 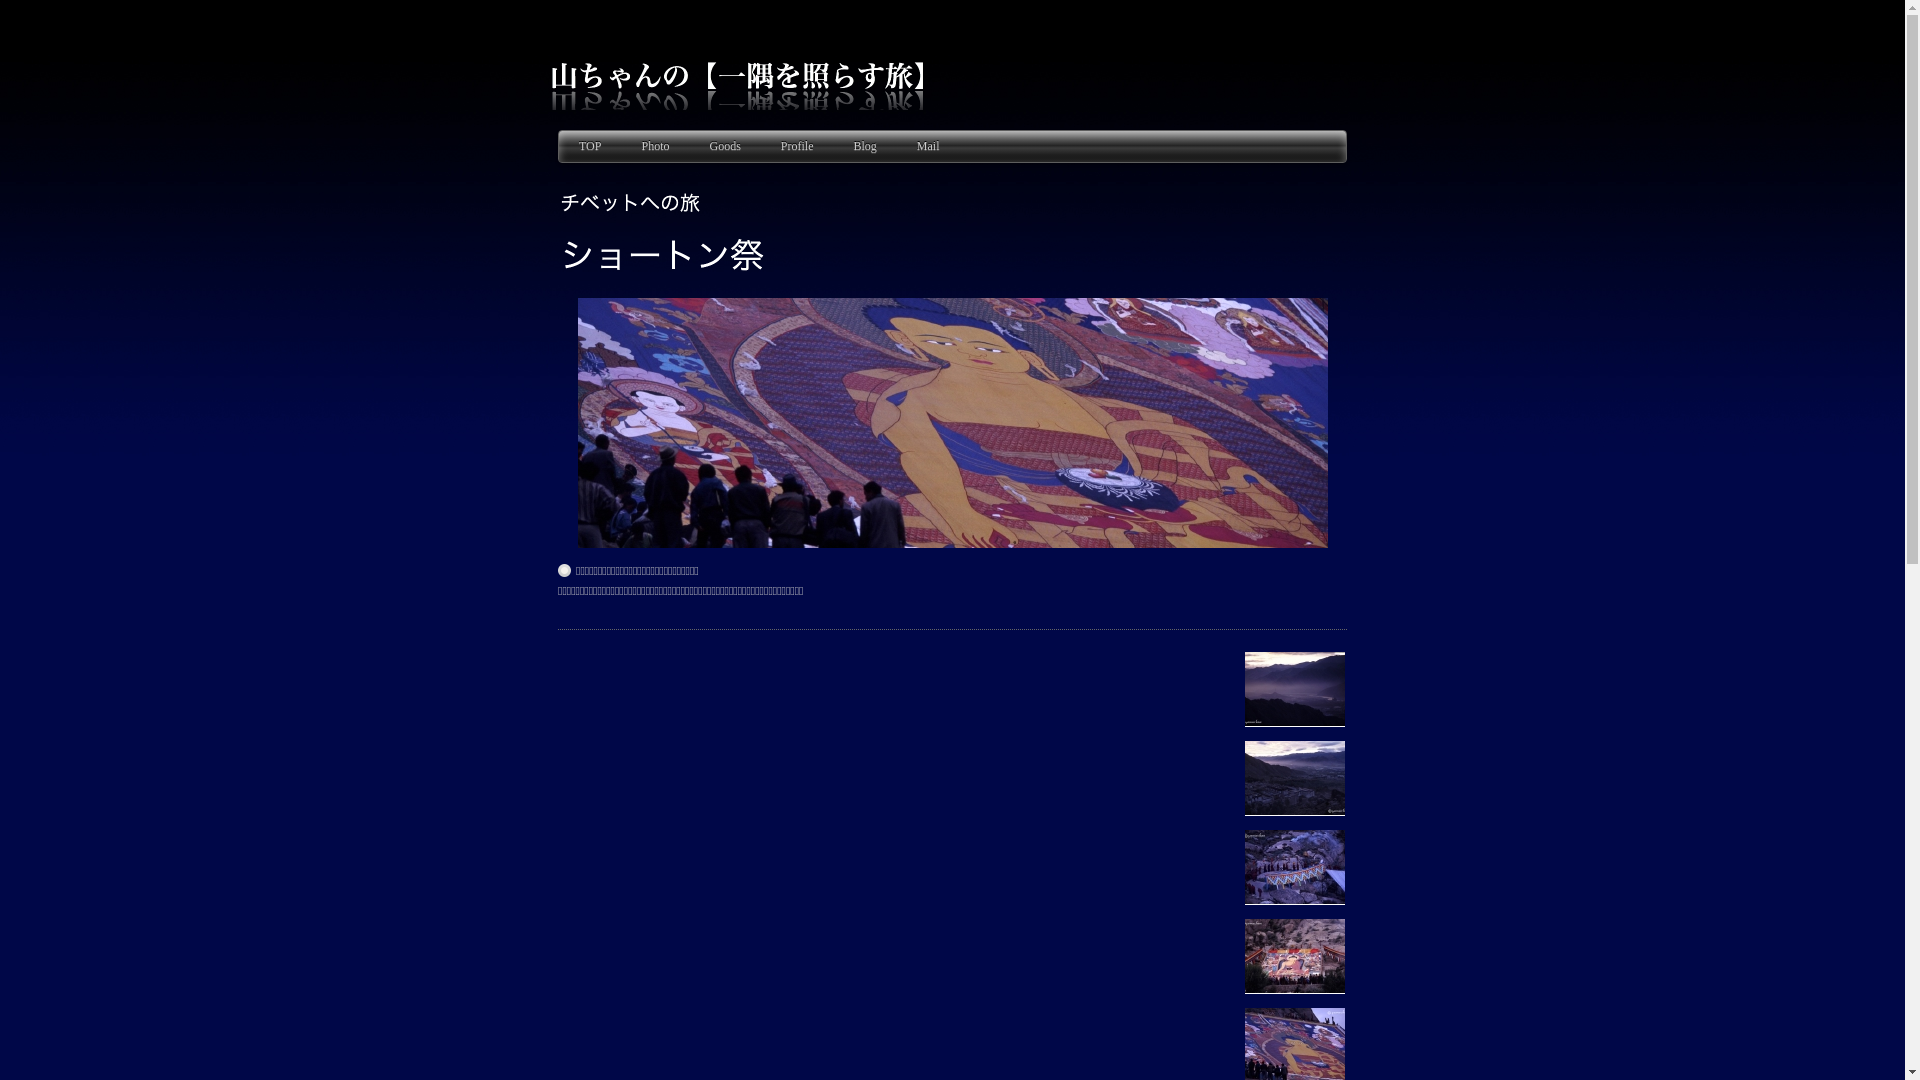 What do you see at coordinates (927, 145) in the screenshot?
I see `'Mail'` at bounding box center [927, 145].